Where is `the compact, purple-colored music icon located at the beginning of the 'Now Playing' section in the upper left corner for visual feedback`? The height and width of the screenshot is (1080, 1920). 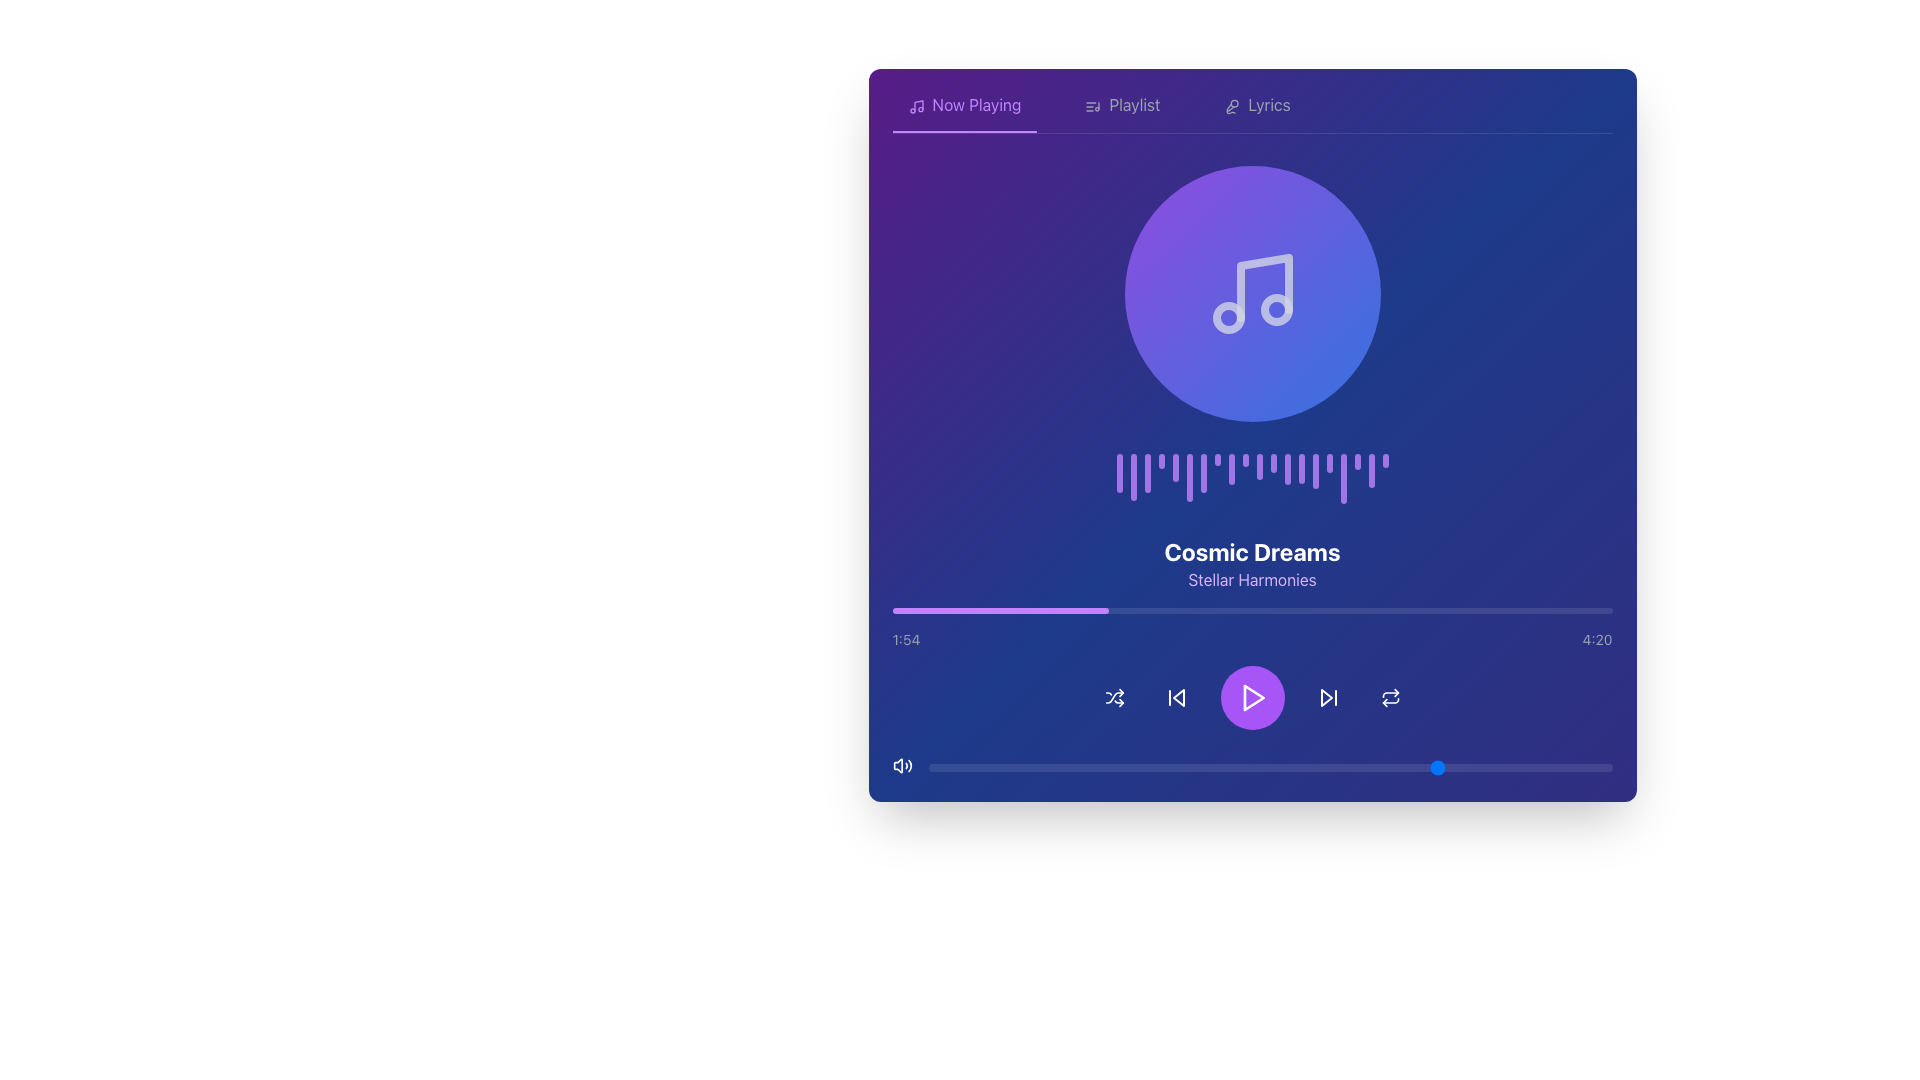
the compact, purple-colored music icon located at the beginning of the 'Now Playing' section in the upper left corner for visual feedback is located at coordinates (915, 106).